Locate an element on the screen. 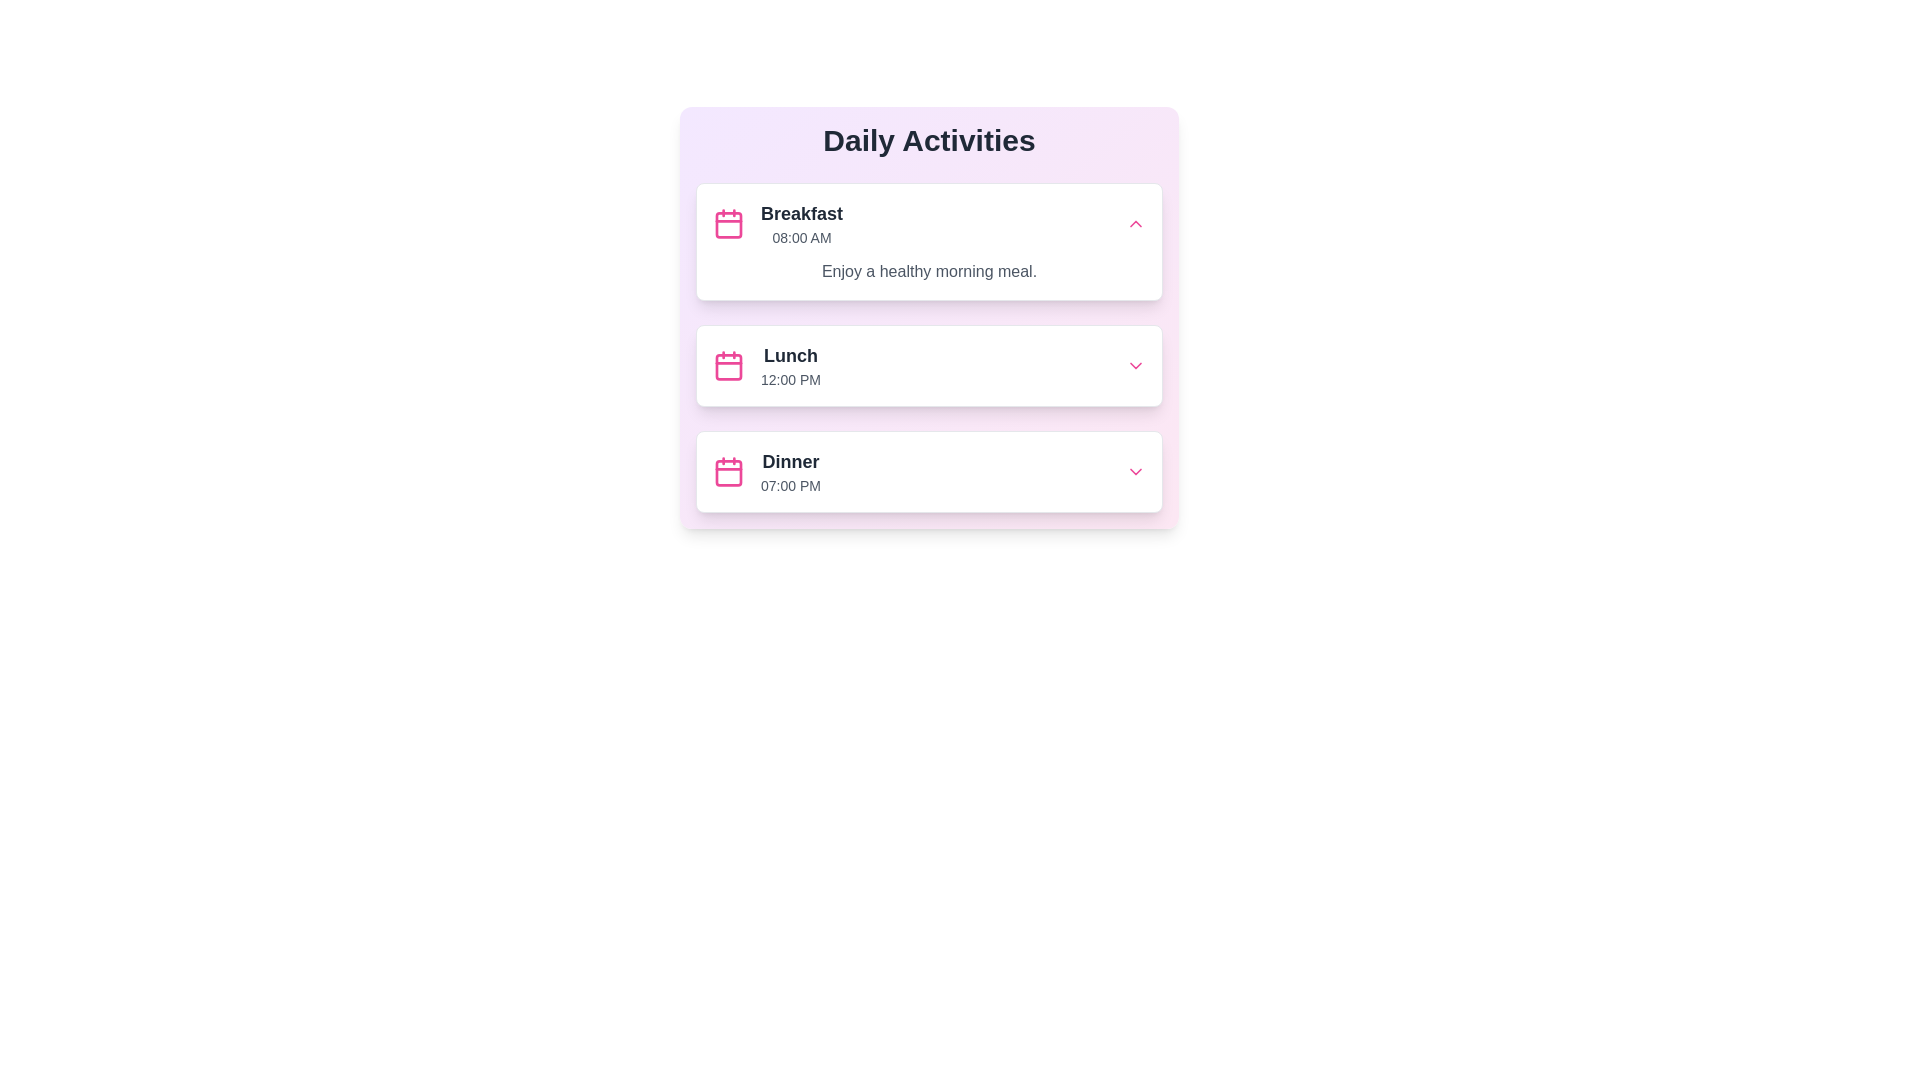 This screenshot has height=1080, width=1920. the Text Label displaying '12:00 PM' located below the bolded text 'Lunch' in the second box under 'Daily Activities' is located at coordinates (790, 380).